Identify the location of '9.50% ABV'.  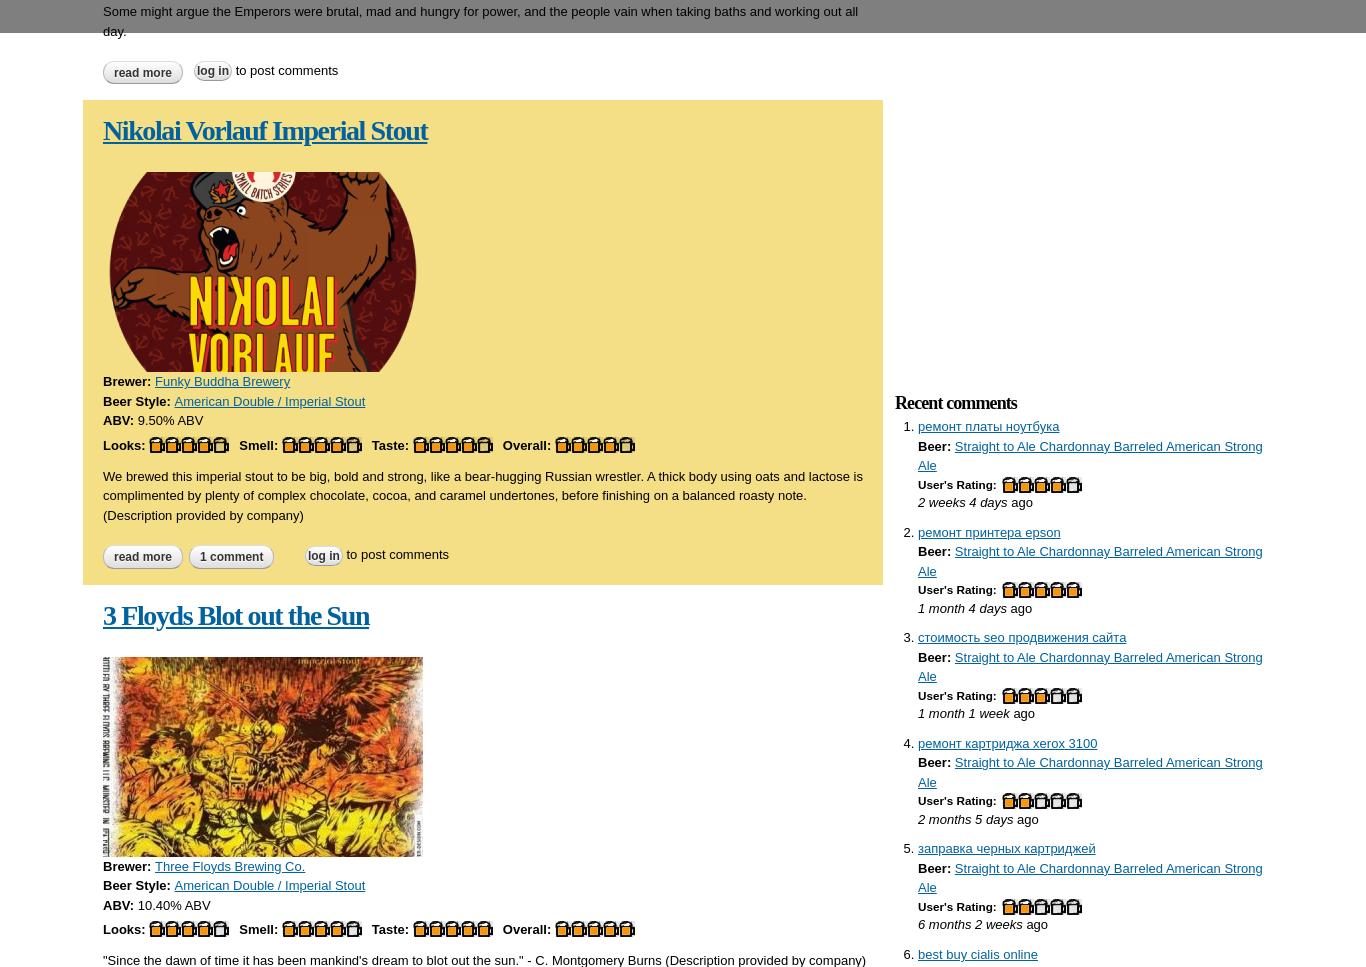
(169, 419).